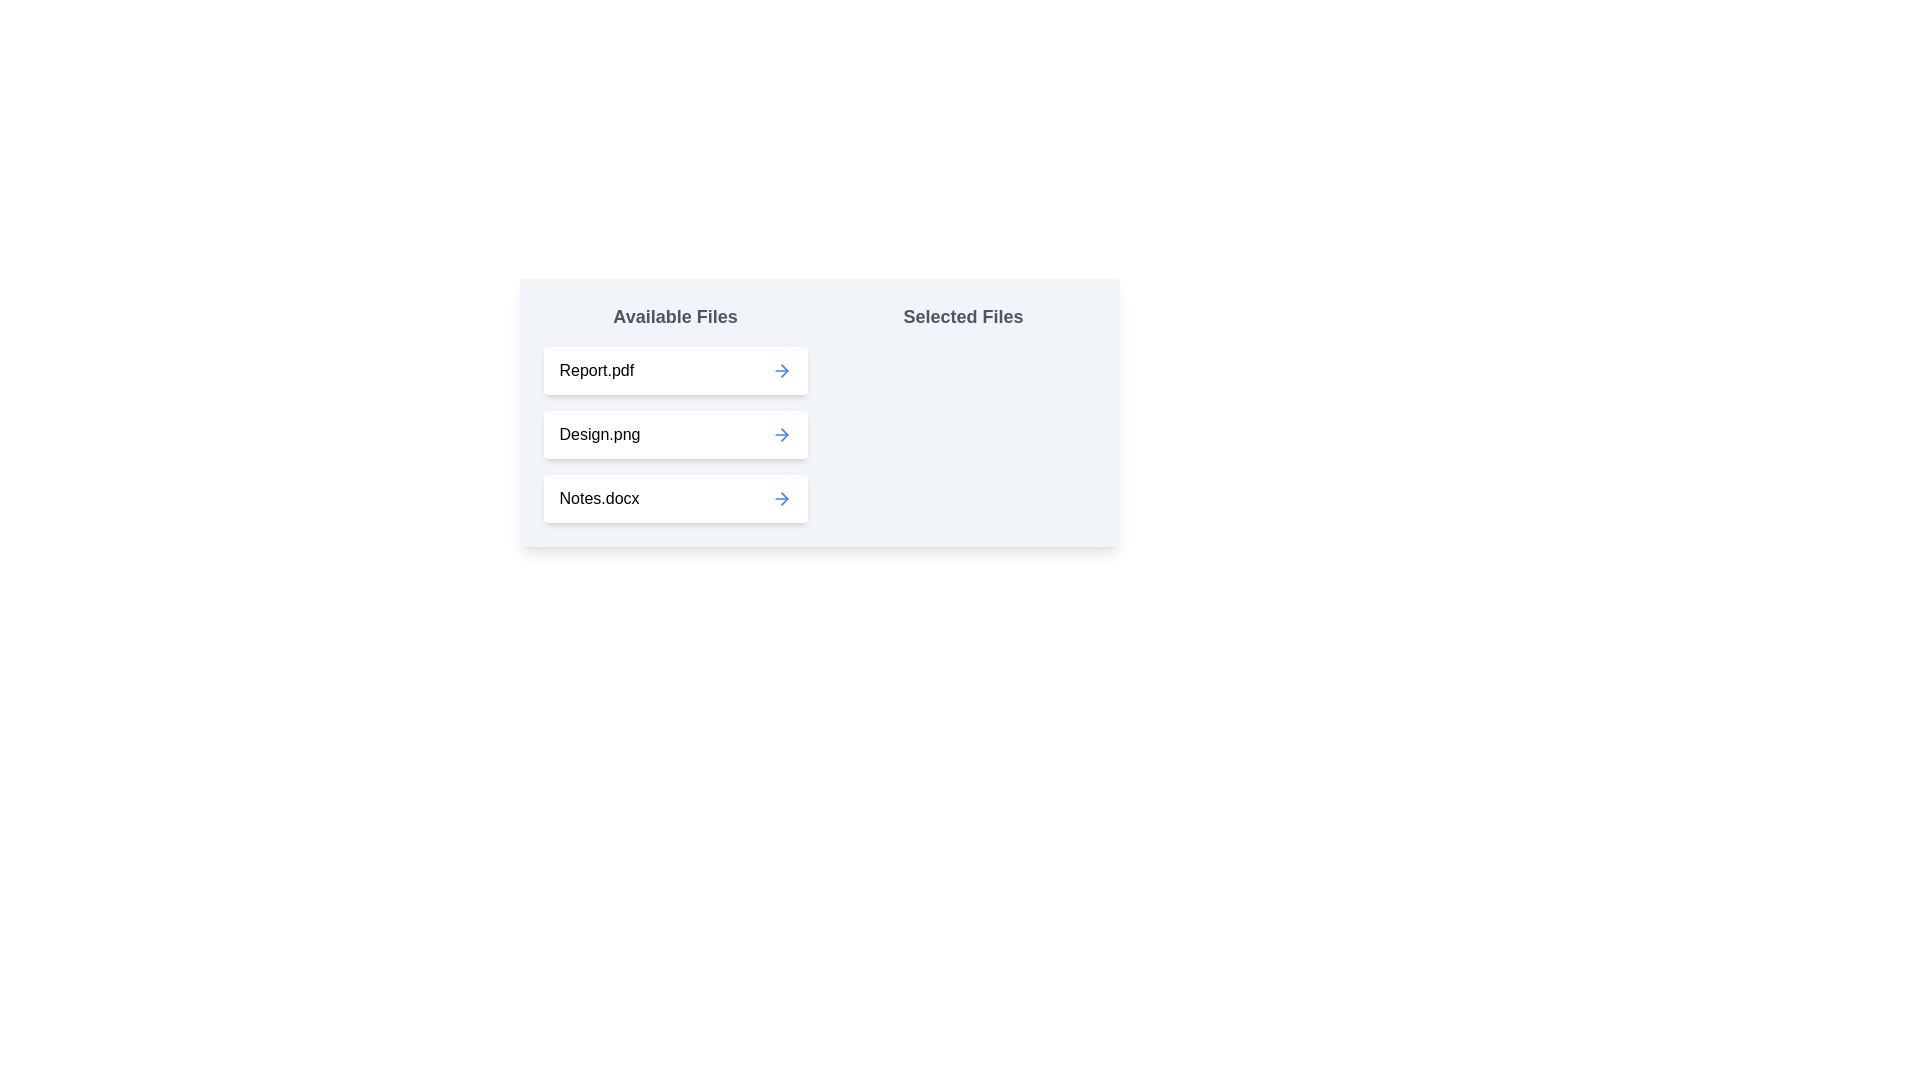  What do you see at coordinates (780, 370) in the screenshot?
I see `the icon related to the 'Report.pdf' file to change its color` at bounding box center [780, 370].